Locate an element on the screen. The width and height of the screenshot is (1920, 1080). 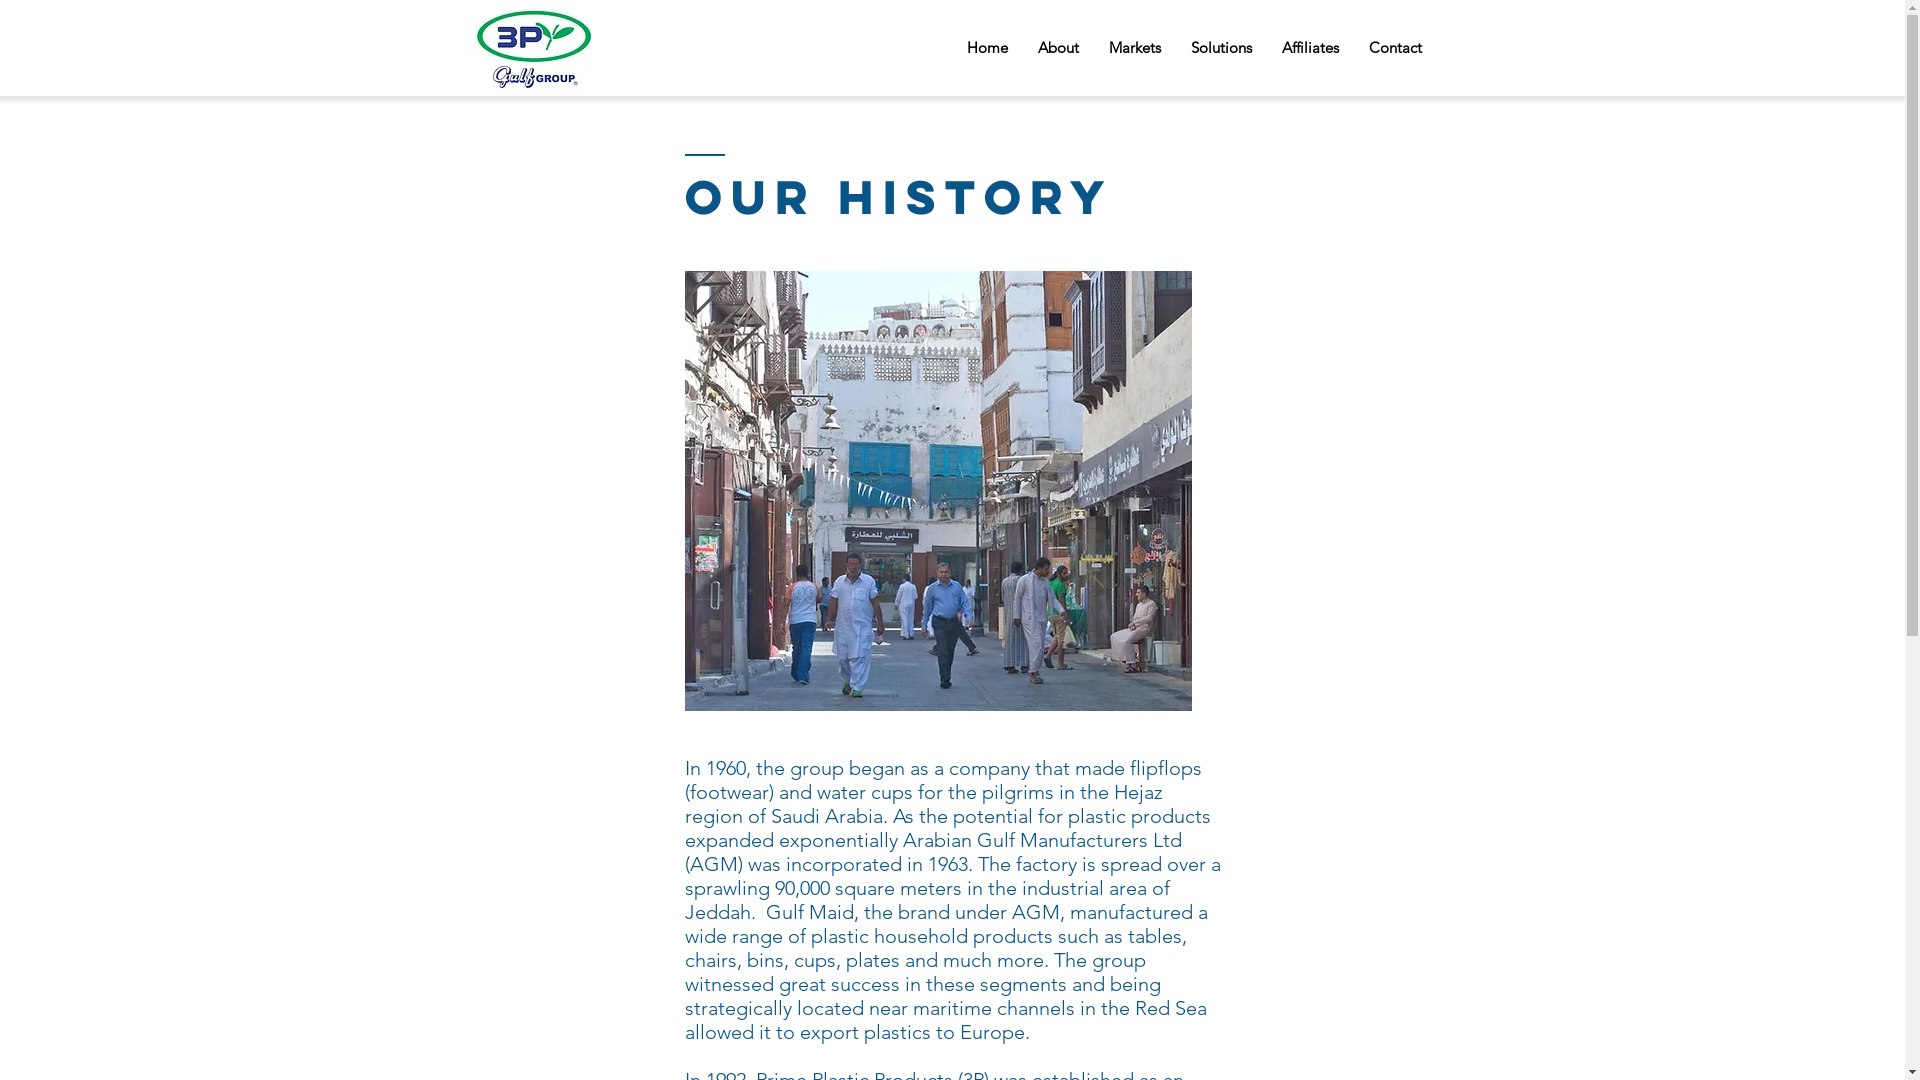
'Affiliates' is located at coordinates (1309, 46).